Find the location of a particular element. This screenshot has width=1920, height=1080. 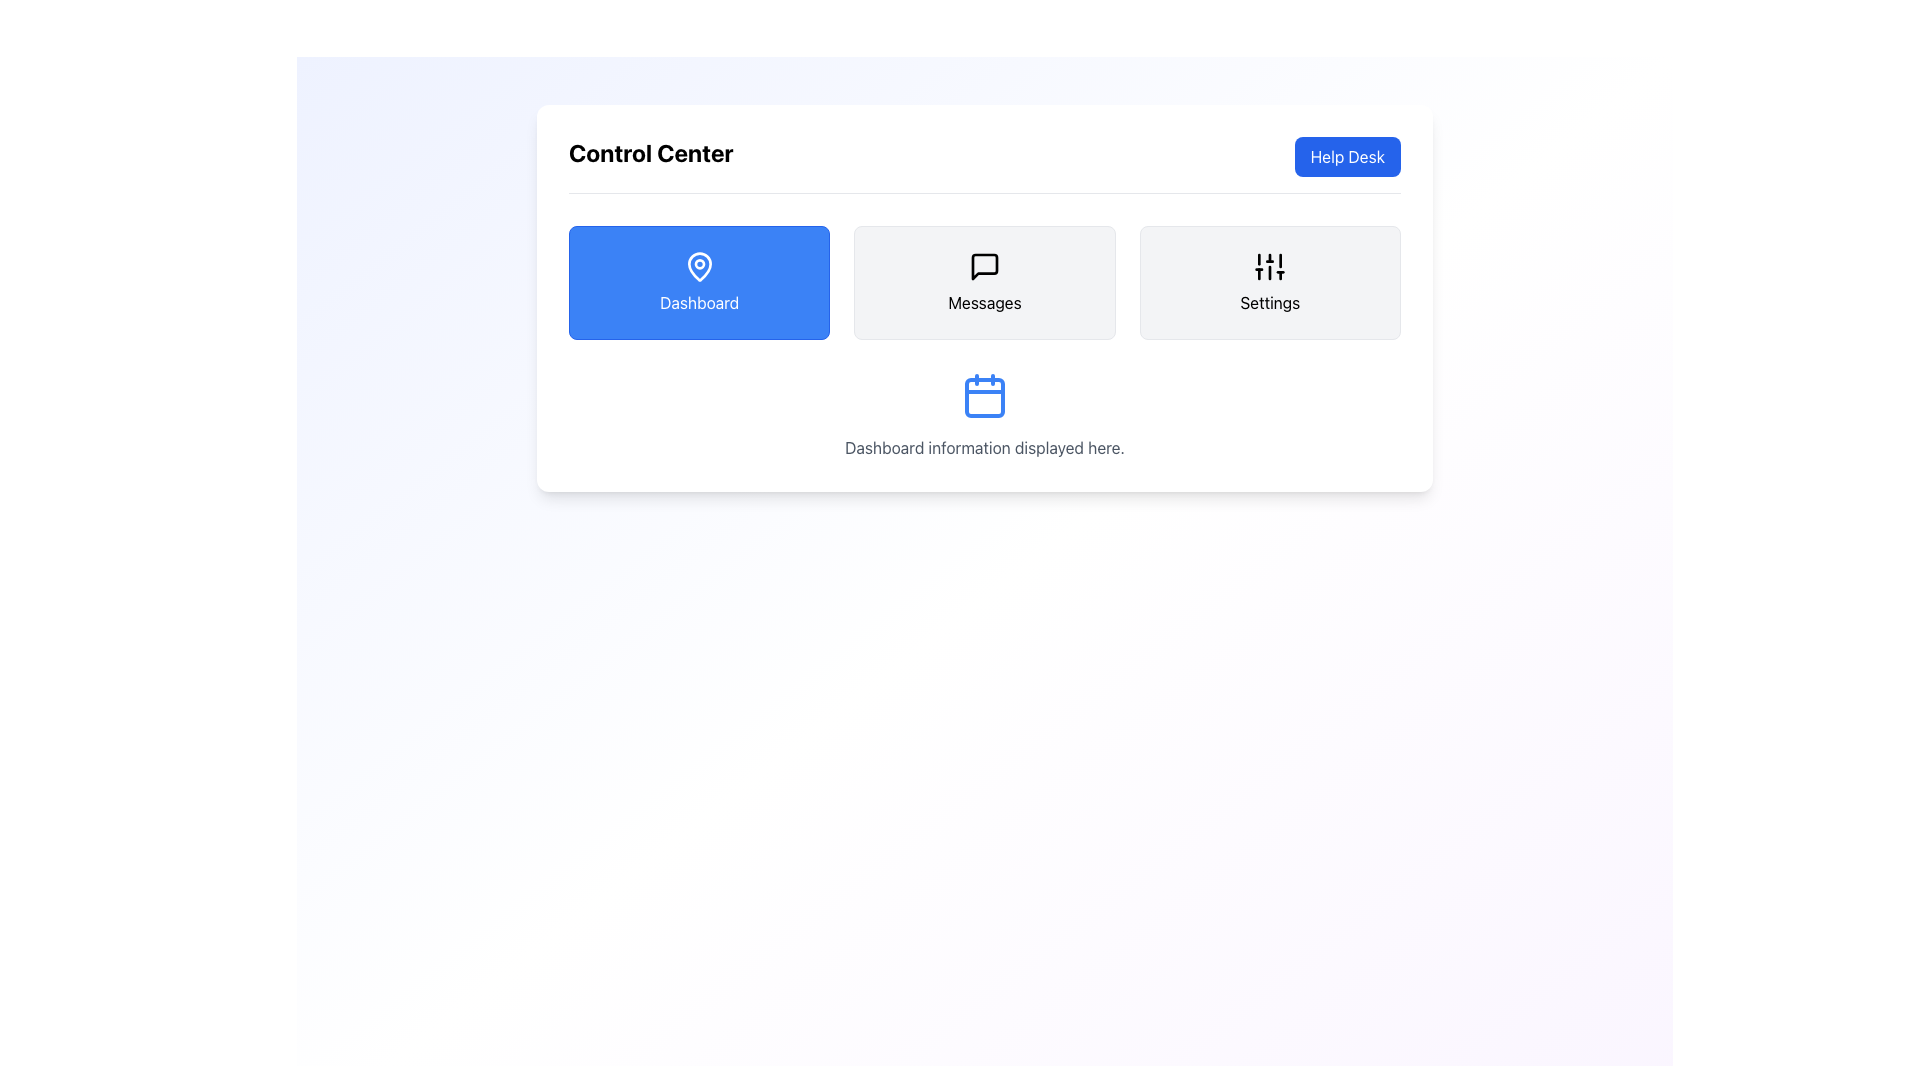

the 'Settings' button, which is a rectangular button with rounded corners, light gray background, and a text label reading 'Settings' below an icon of vertical sliders, located on the right side of the interface under the 'Control Center' header is located at coordinates (1269, 282).